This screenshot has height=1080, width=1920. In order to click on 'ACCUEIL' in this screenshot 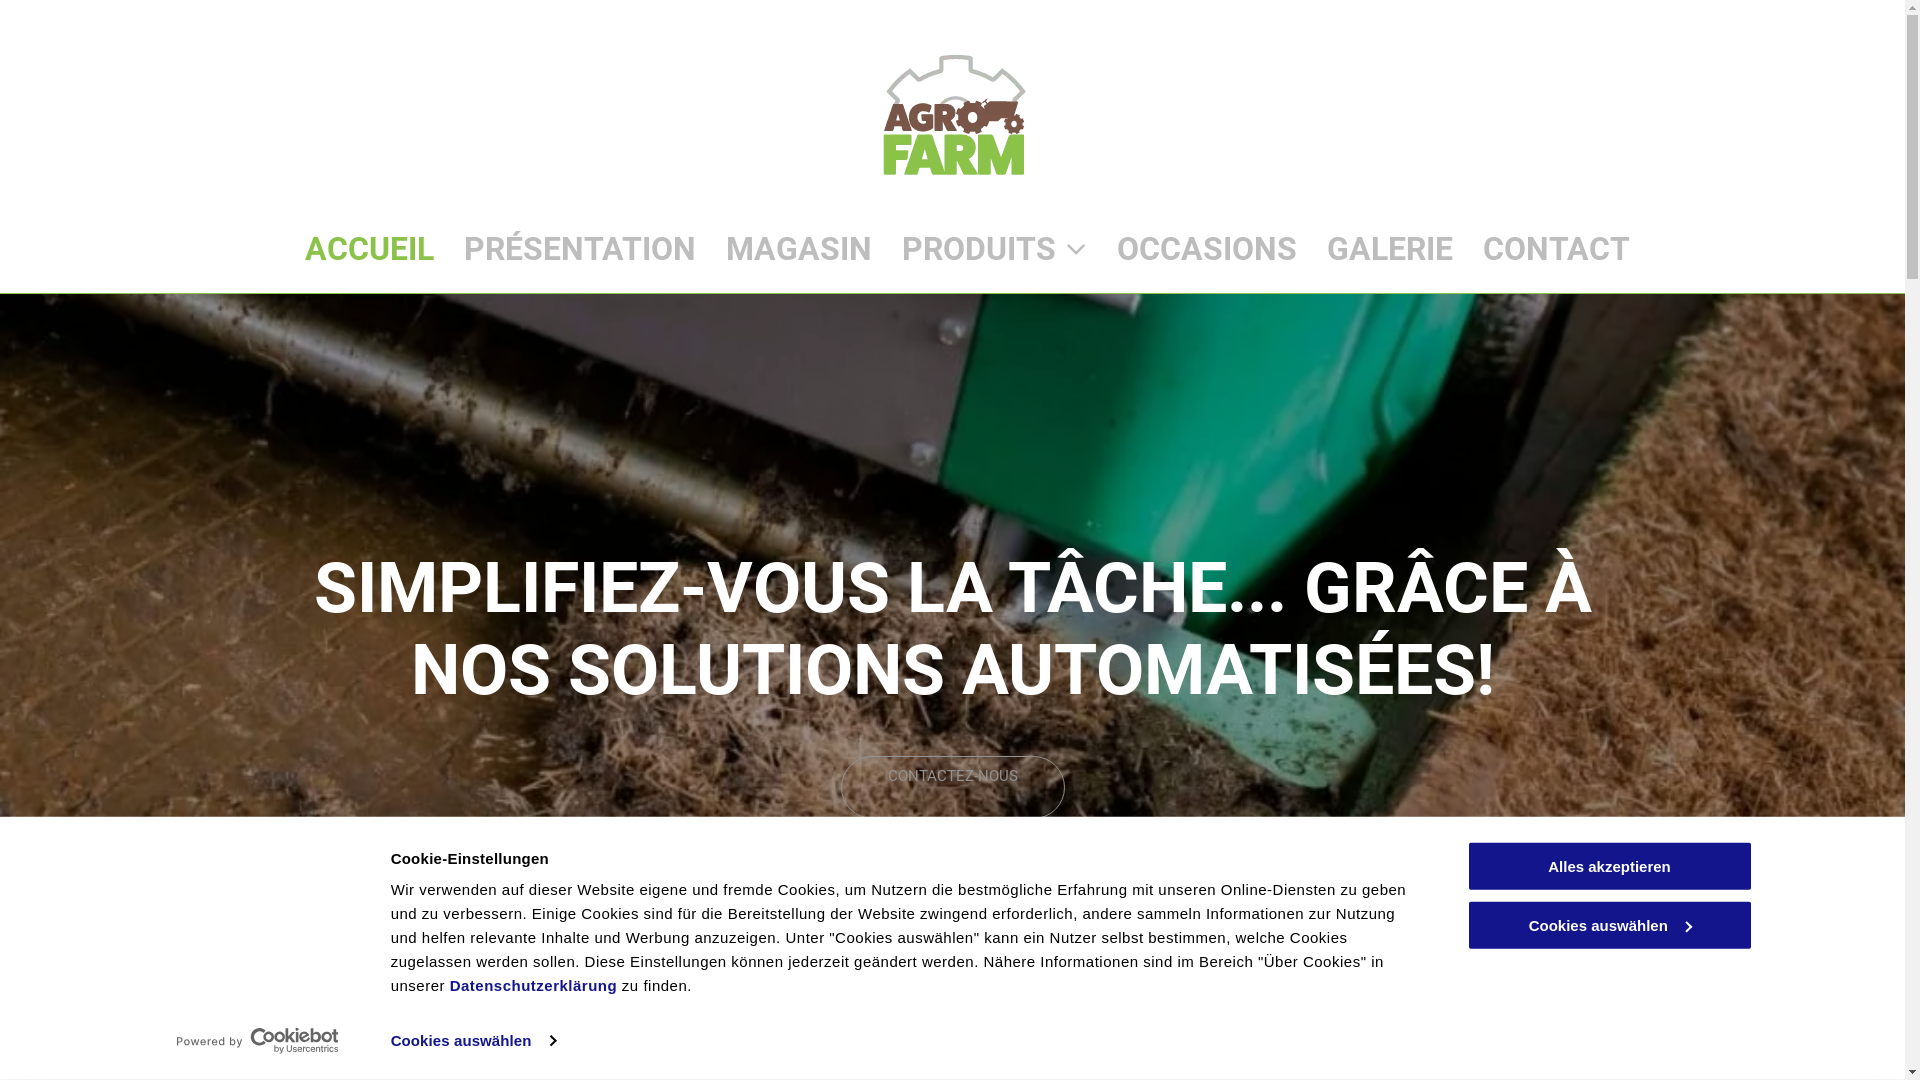, I will do `click(304, 248)`.